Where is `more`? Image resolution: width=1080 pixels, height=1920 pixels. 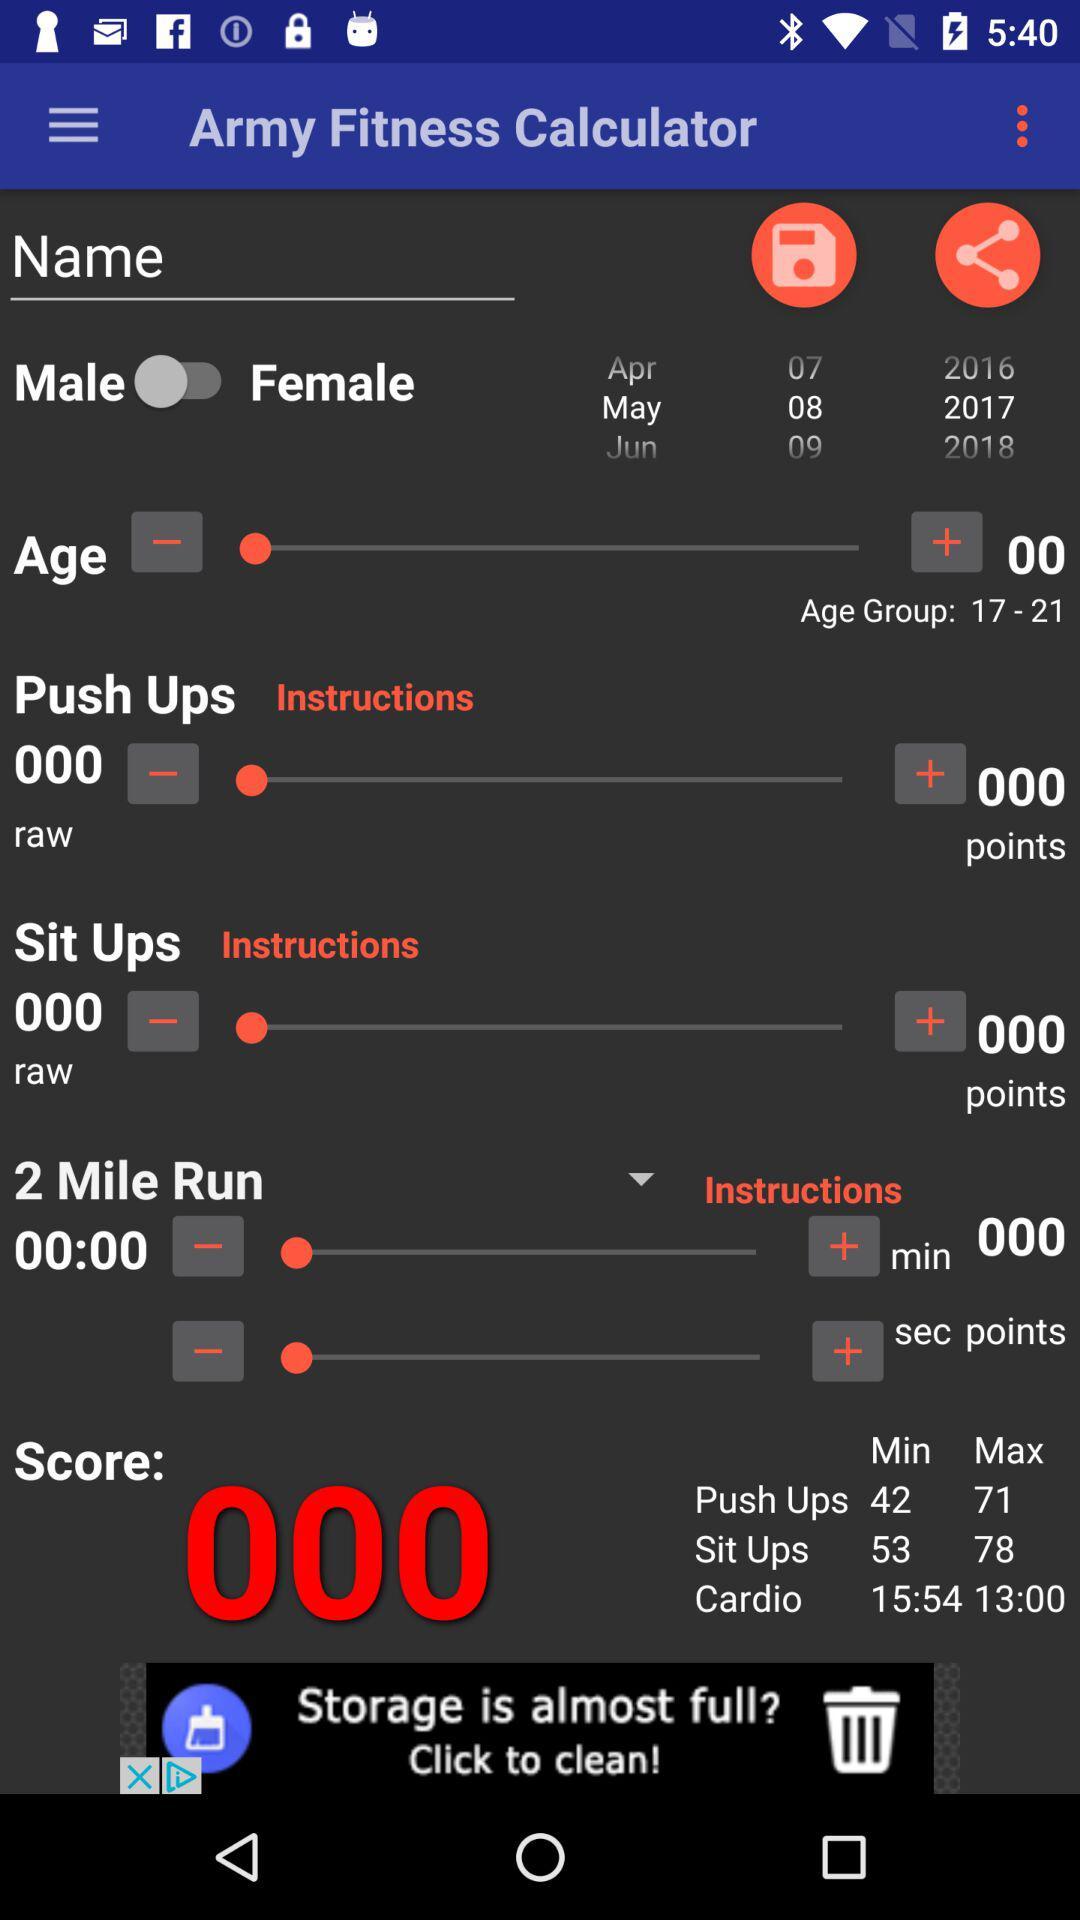
more is located at coordinates (930, 1021).